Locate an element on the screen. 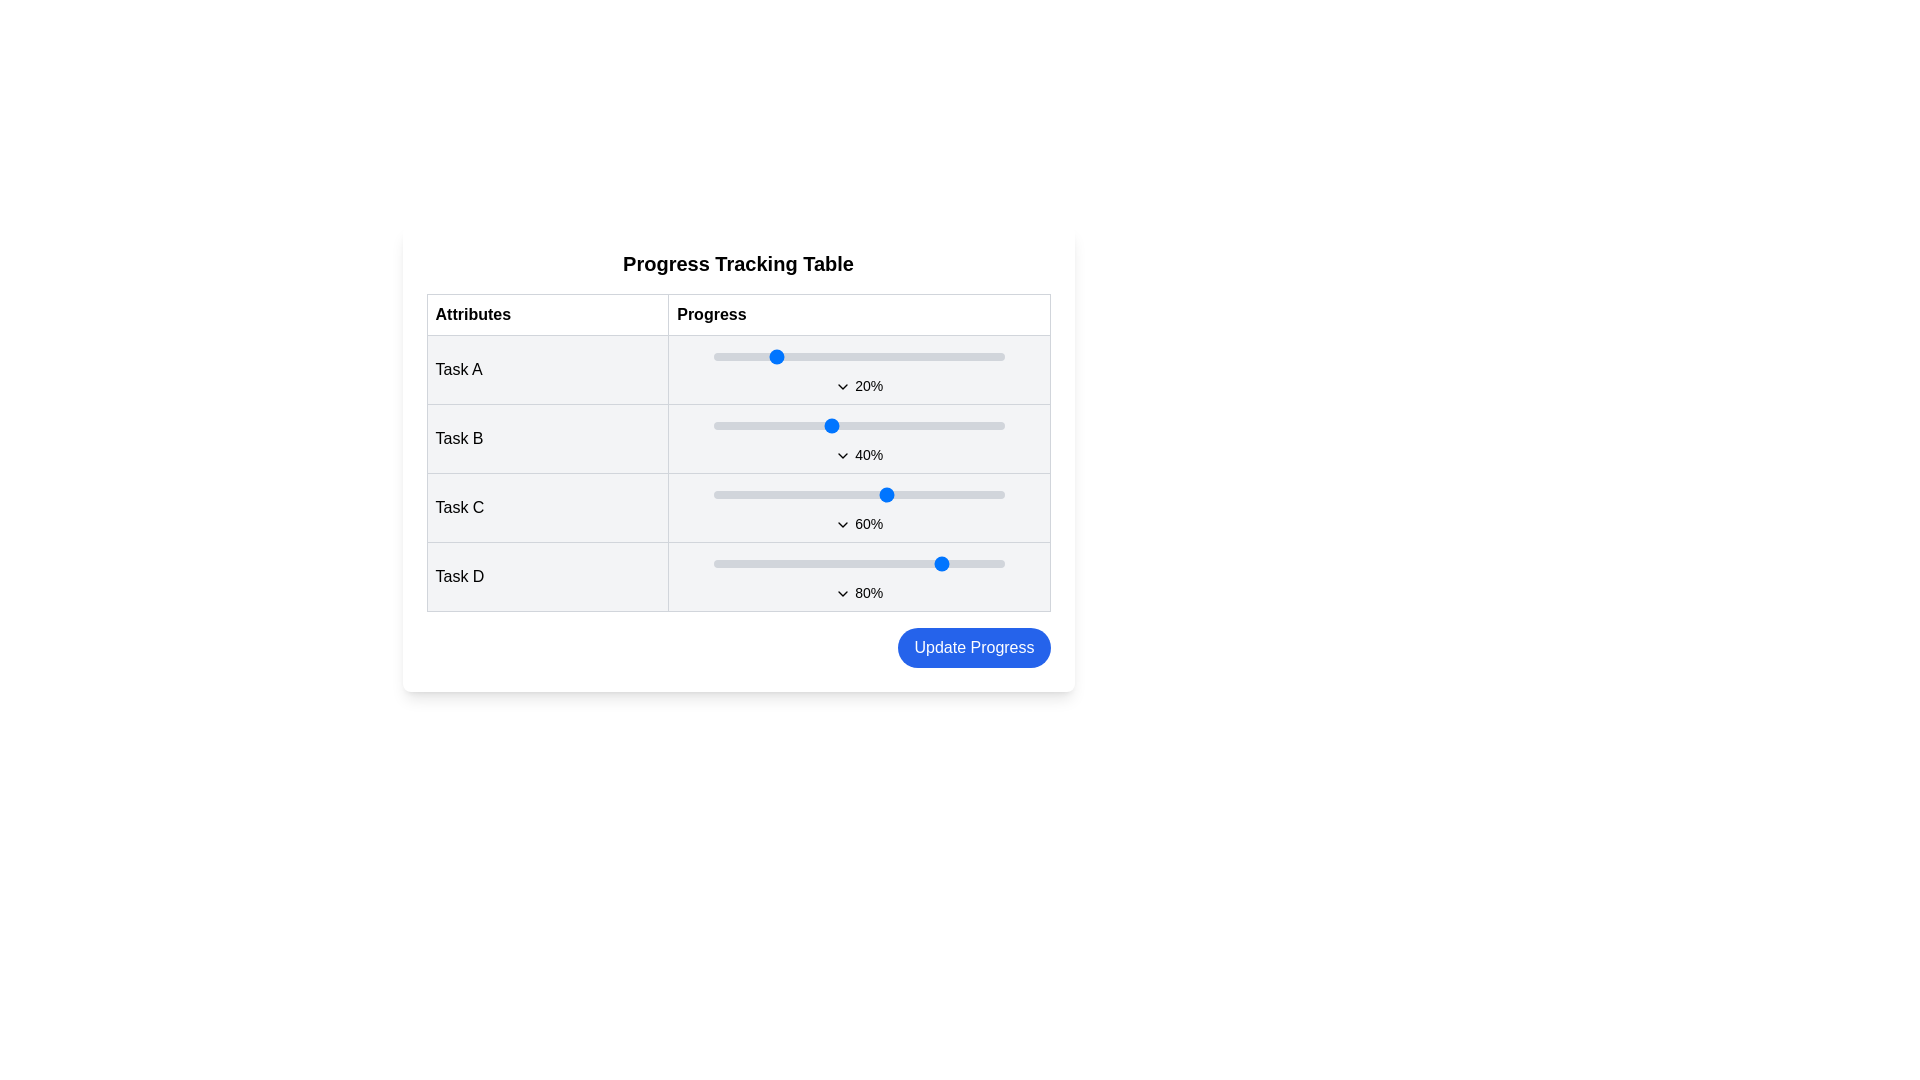  task progress is located at coordinates (871, 563).